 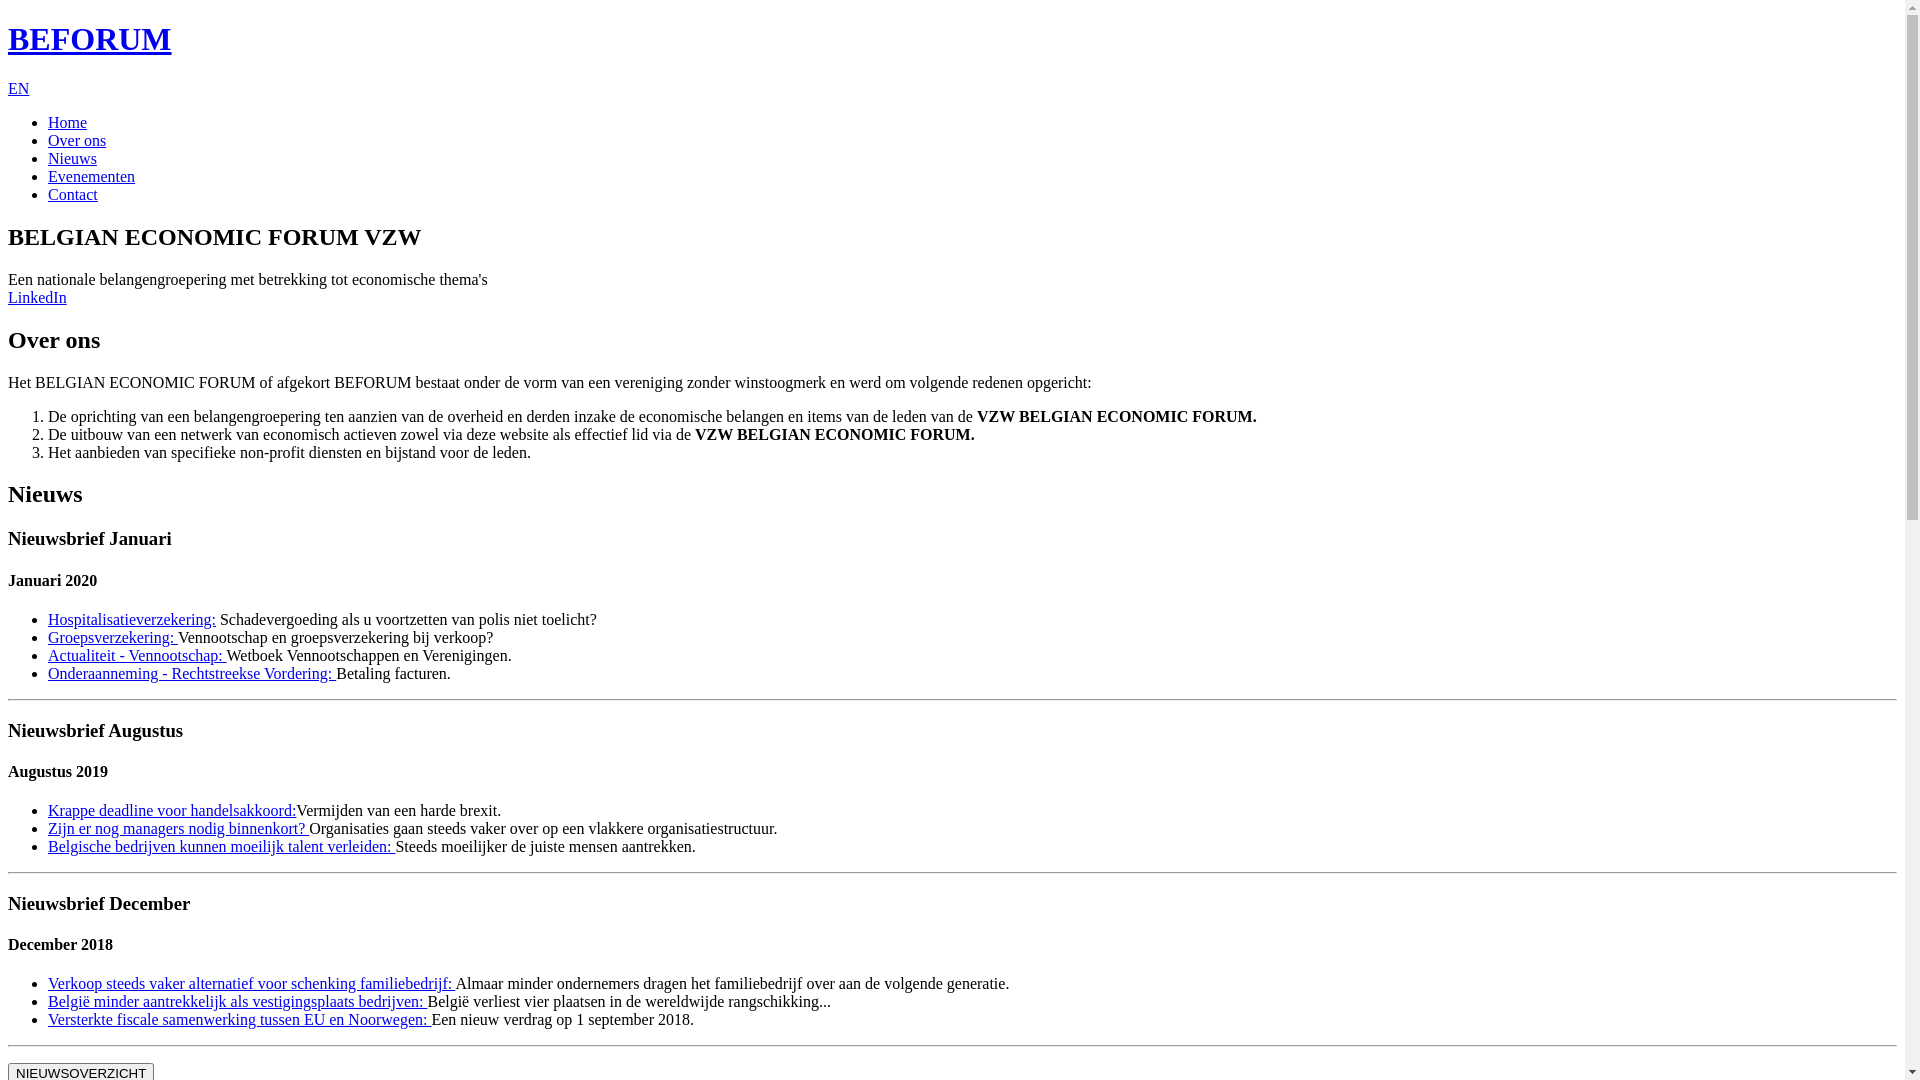 I want to click on 'Hospitalisatieverzekering:', so click(x=131, y=618).